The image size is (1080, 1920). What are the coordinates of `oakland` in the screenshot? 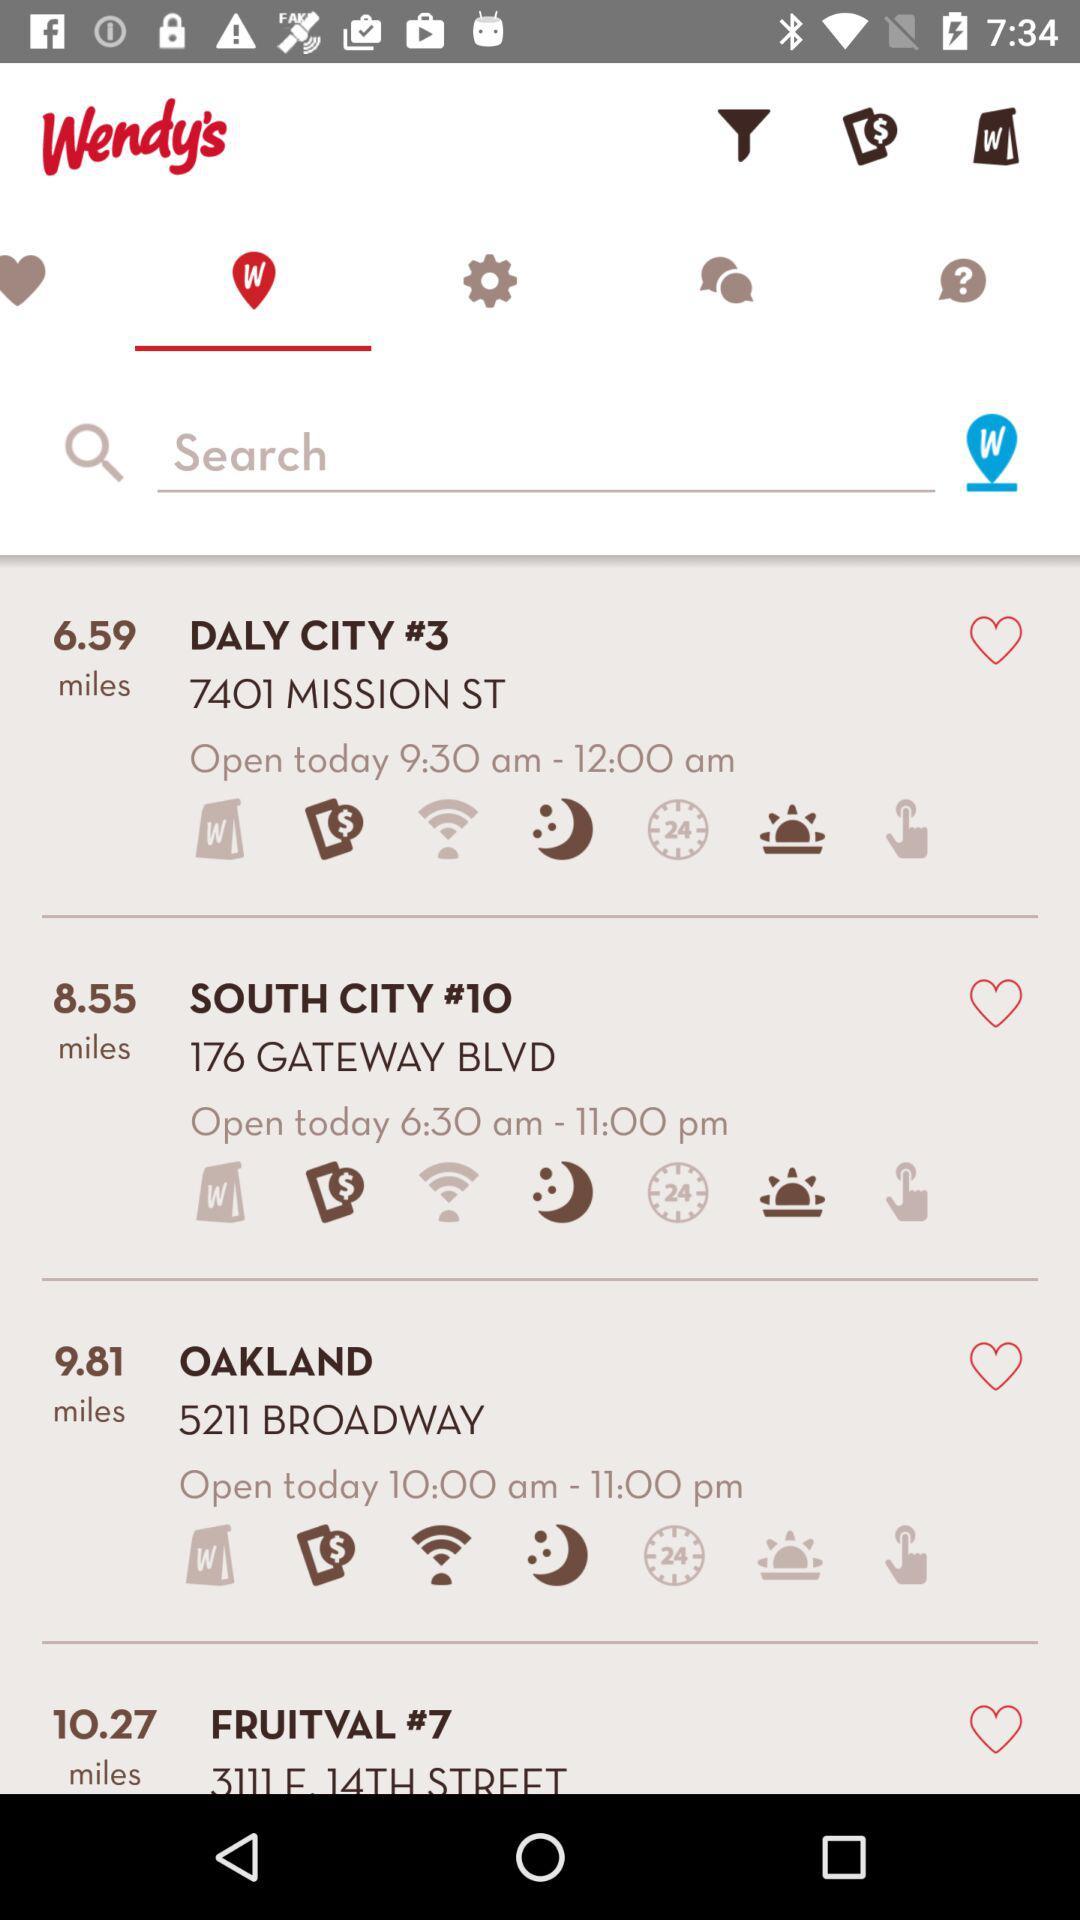 It's located at (995, 1363).